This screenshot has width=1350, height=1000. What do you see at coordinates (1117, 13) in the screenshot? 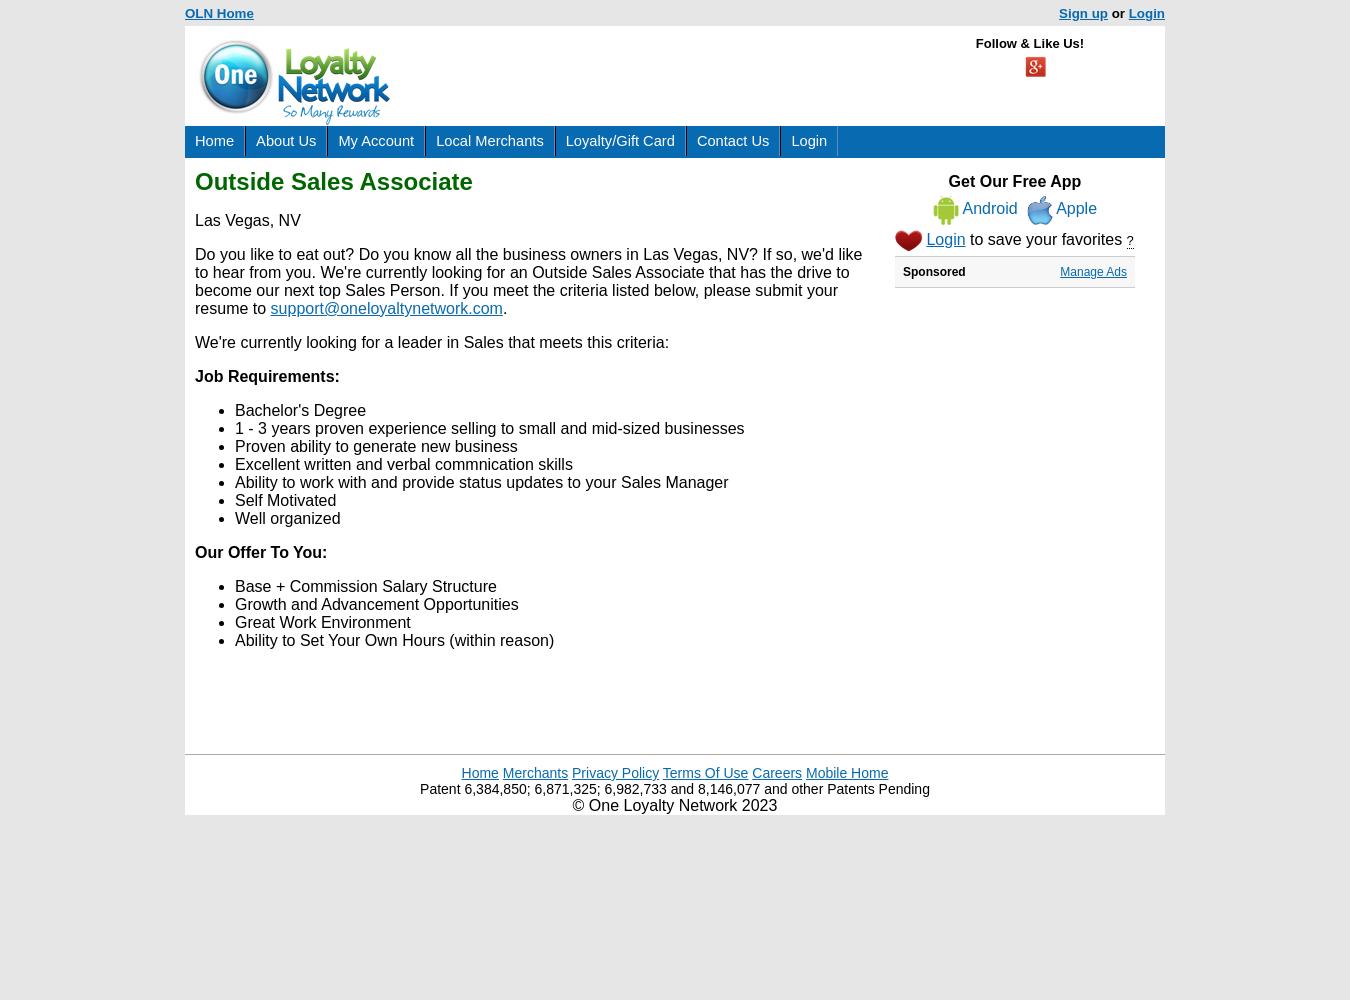
I see `'or'` at bounding box center [1117, 13].